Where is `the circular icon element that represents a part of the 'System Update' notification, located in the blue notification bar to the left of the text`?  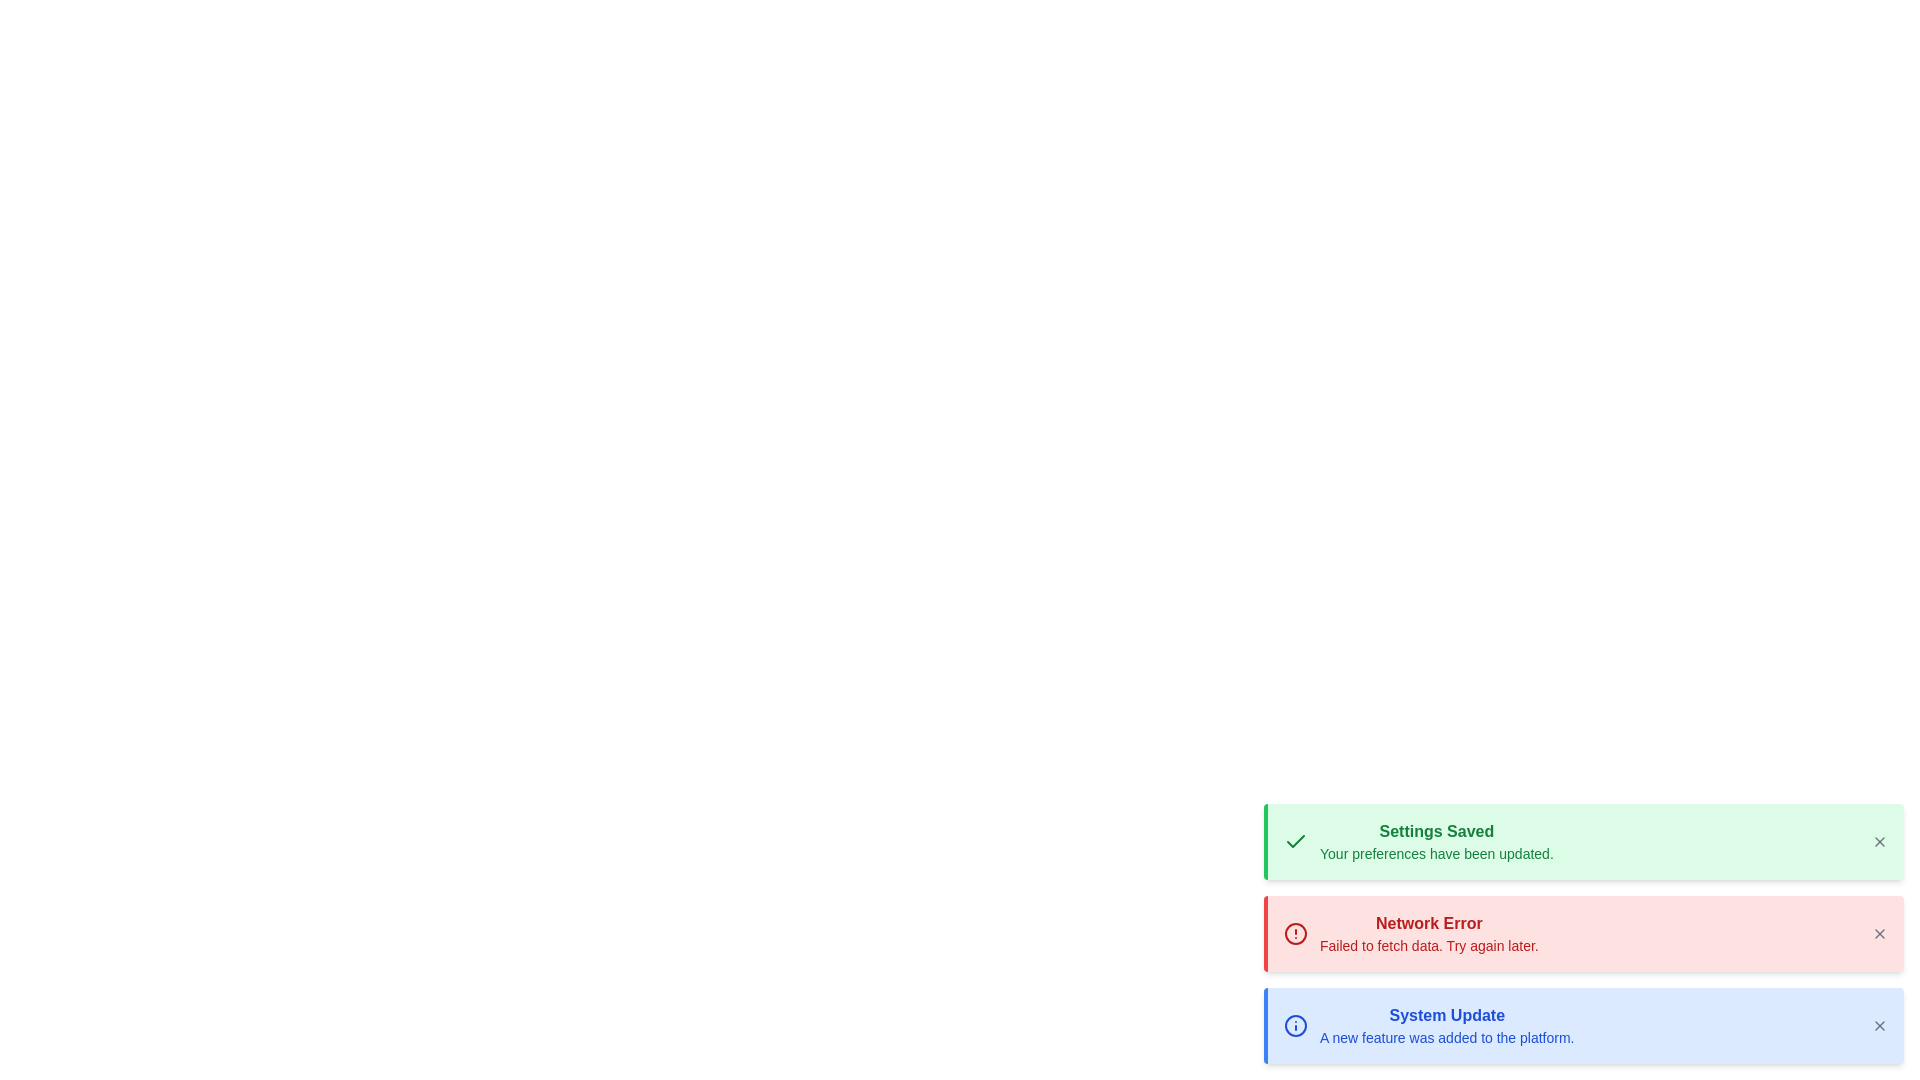 the circular icon element that represents a part of the 'System Update' notification, located in the blue notification bar to the left of the text is located at coordinates (1296, 1026).